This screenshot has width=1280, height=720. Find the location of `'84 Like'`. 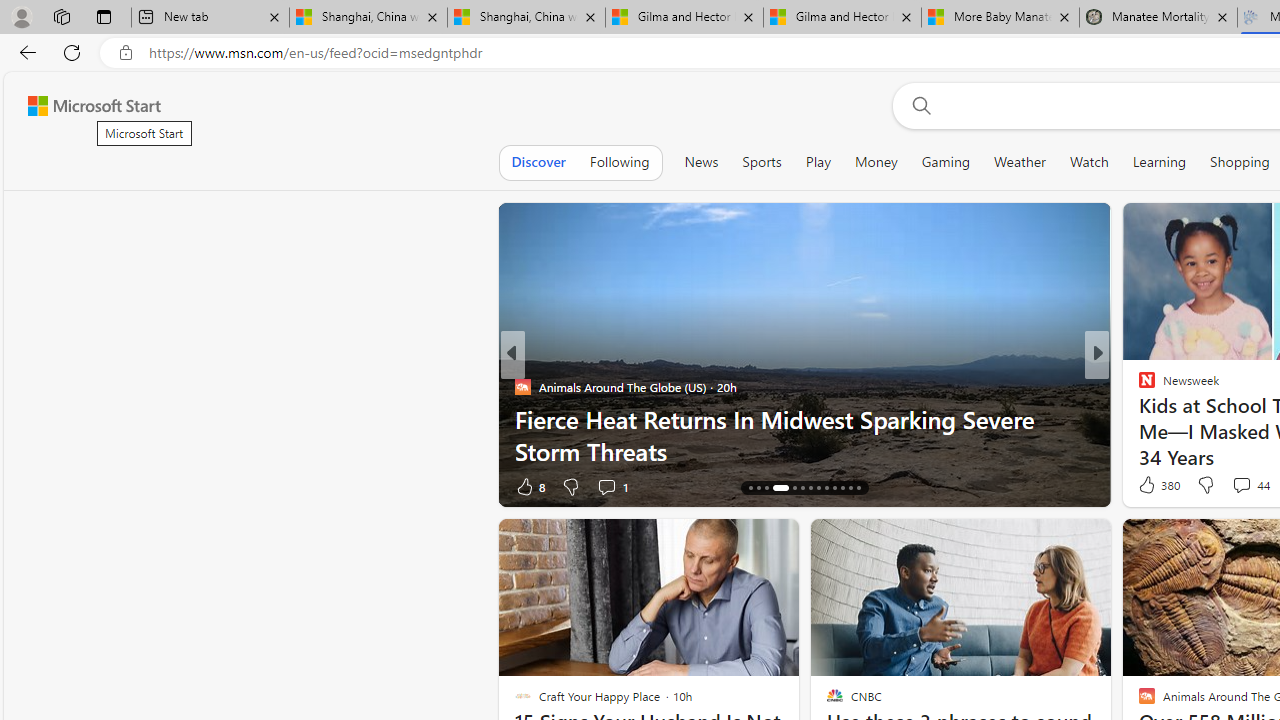

'84 Like' is located at coordinates (1149, 486).